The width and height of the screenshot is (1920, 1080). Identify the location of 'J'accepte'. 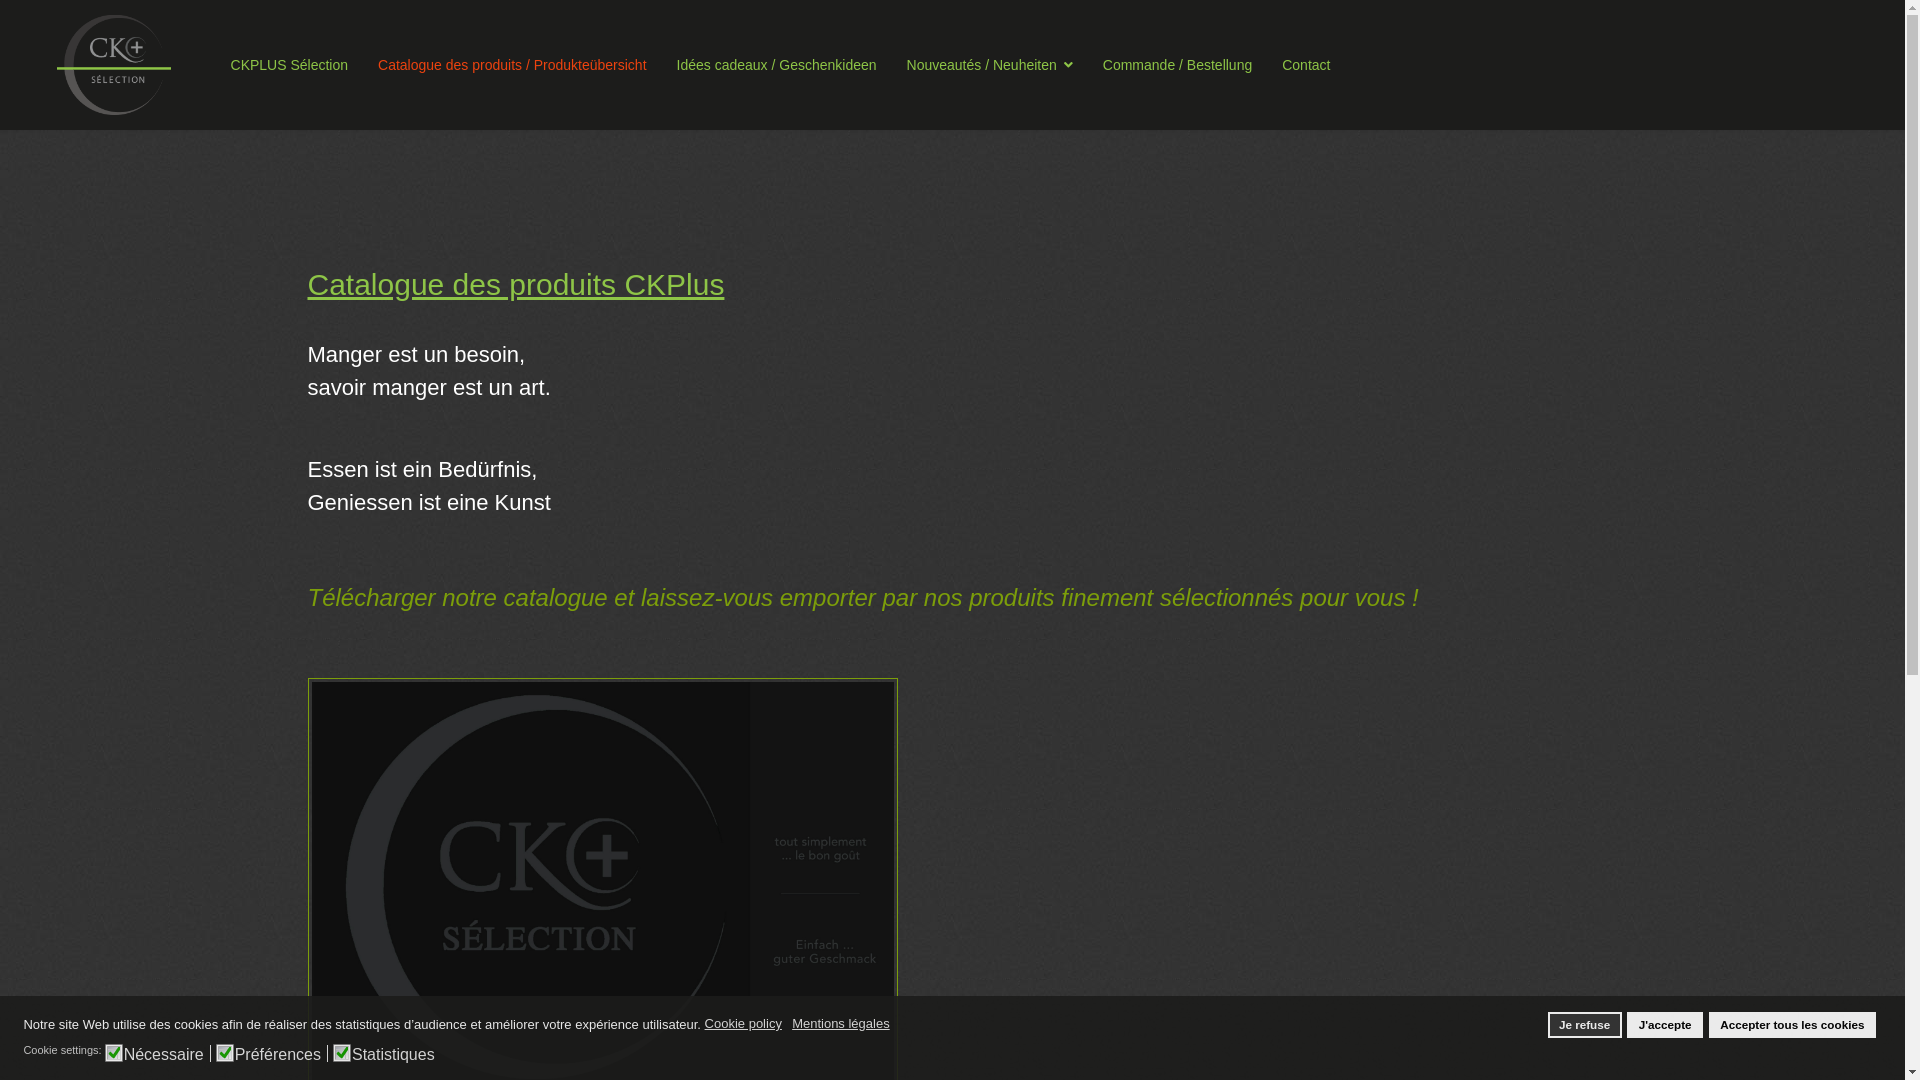
(1627, 1025).